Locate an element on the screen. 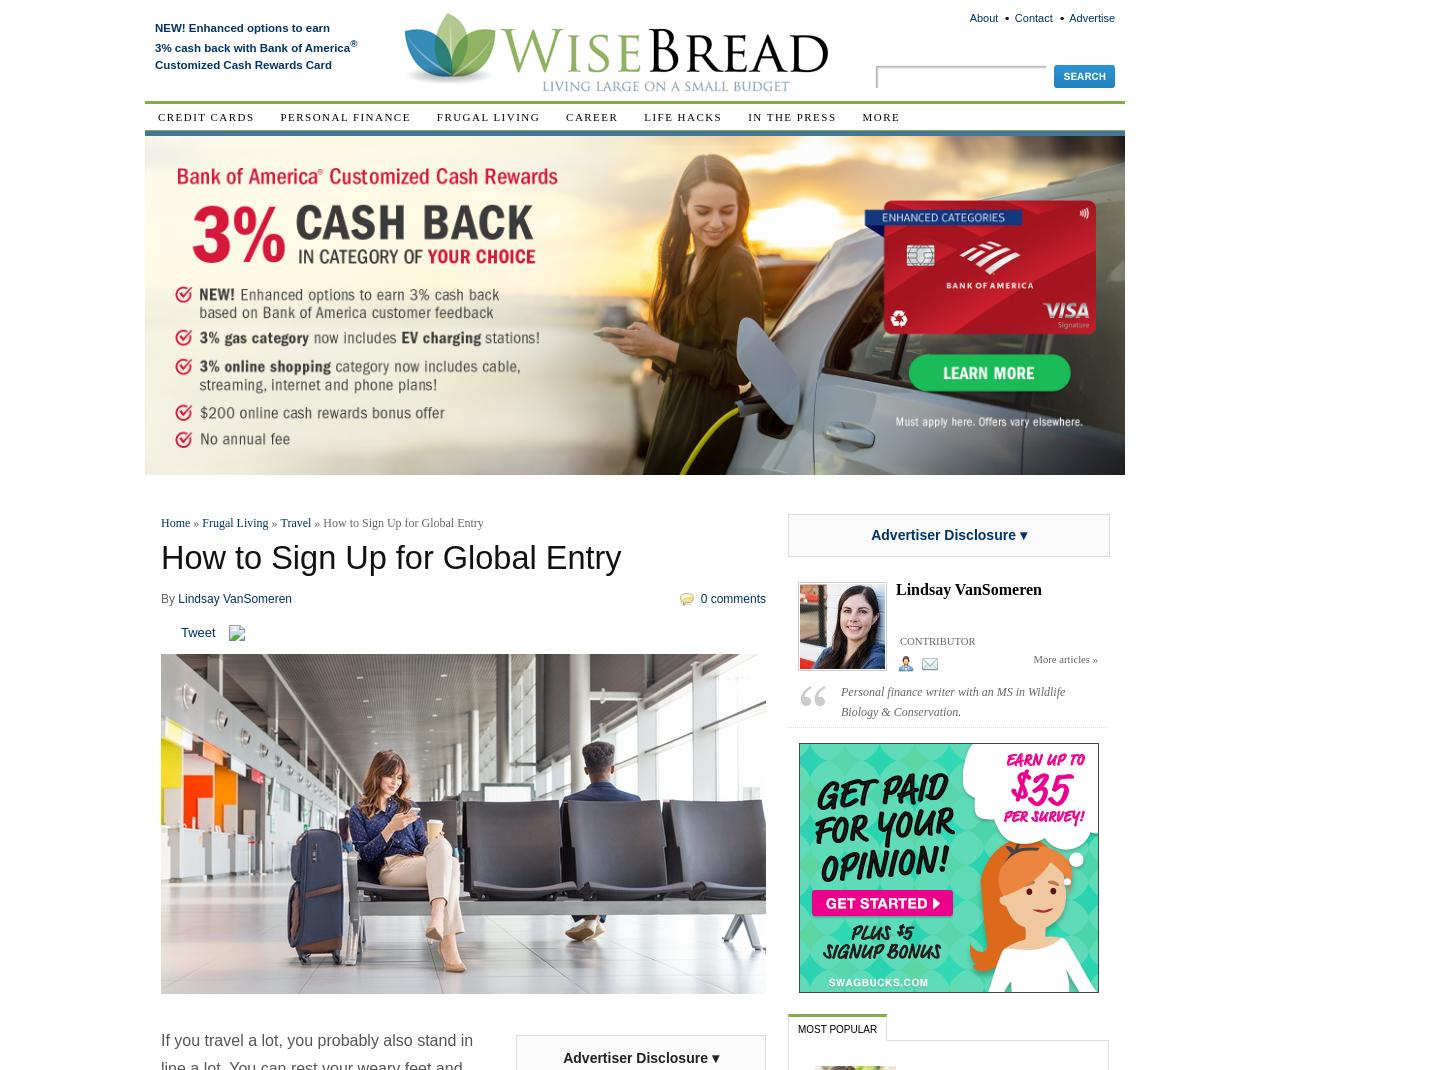  'More articles »' is located at coordinates (1065, 659).